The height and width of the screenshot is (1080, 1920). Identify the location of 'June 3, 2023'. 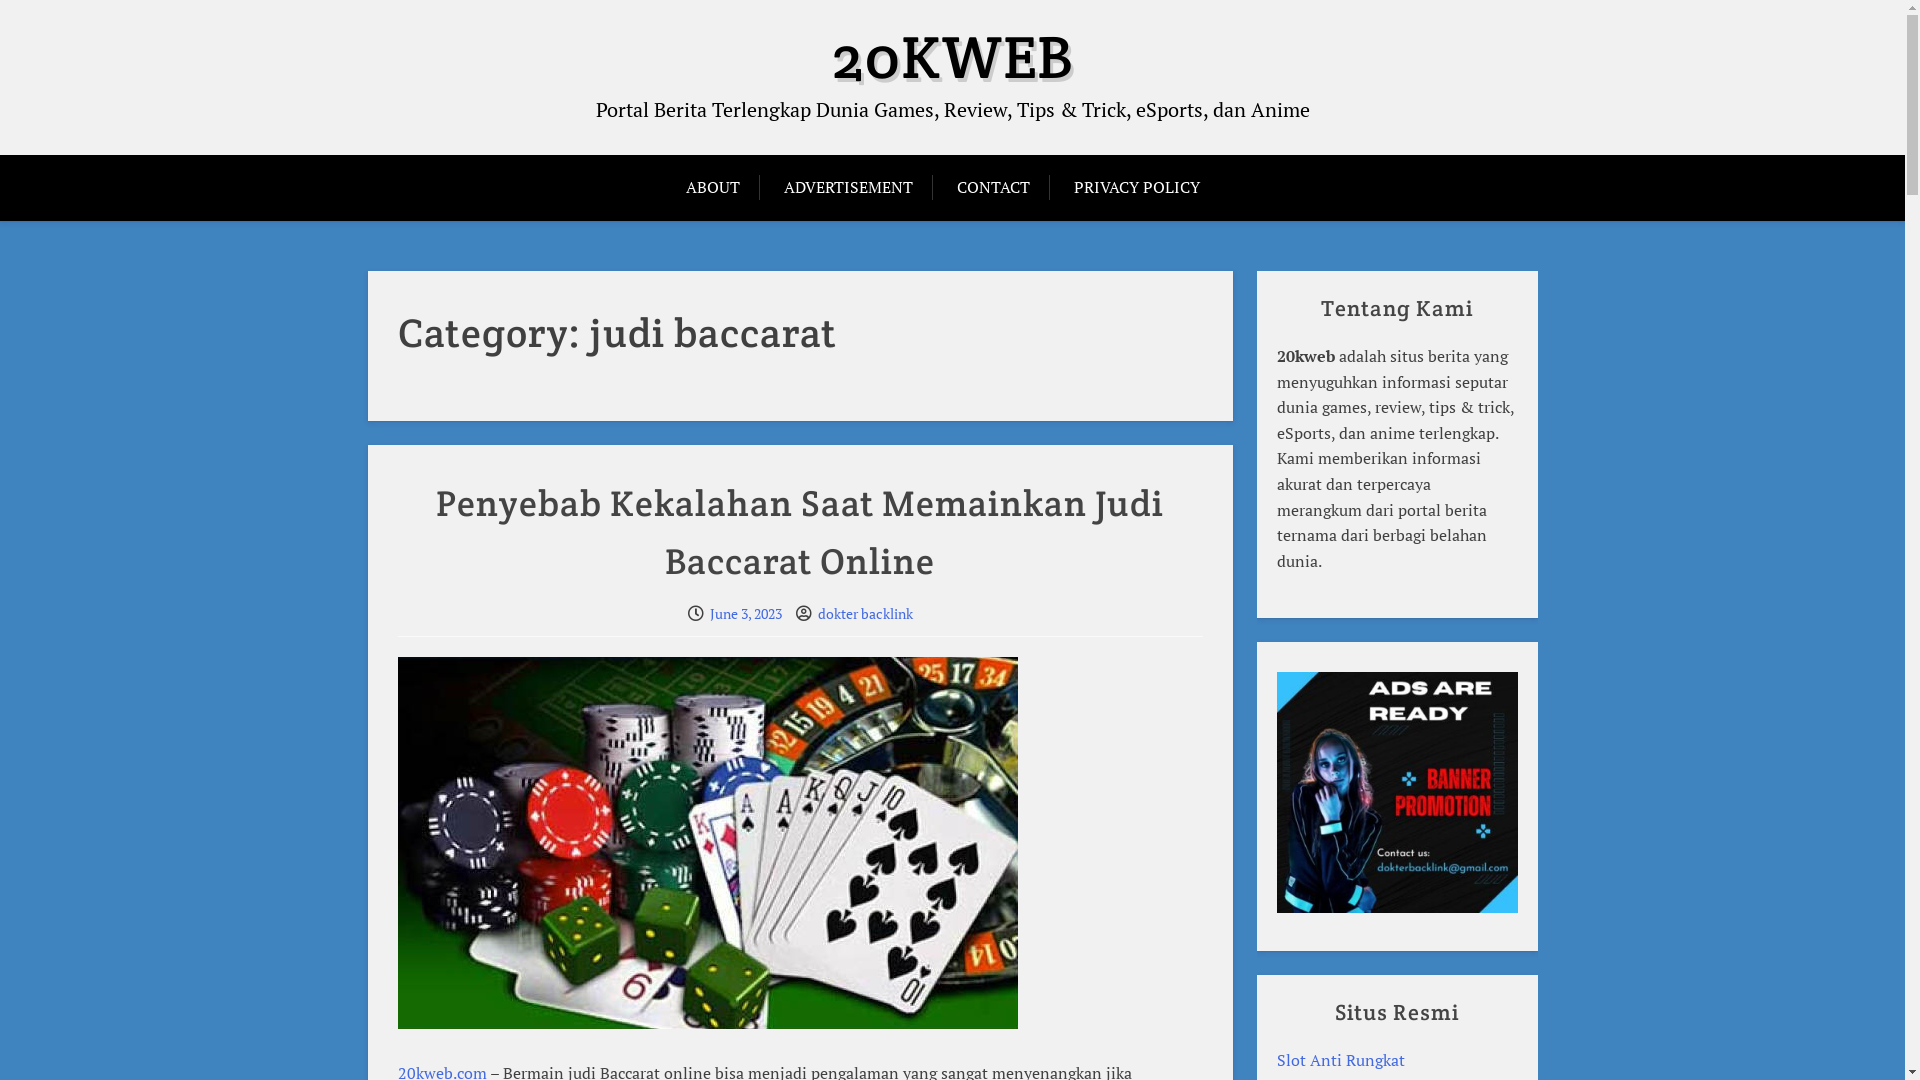
(744, 612).